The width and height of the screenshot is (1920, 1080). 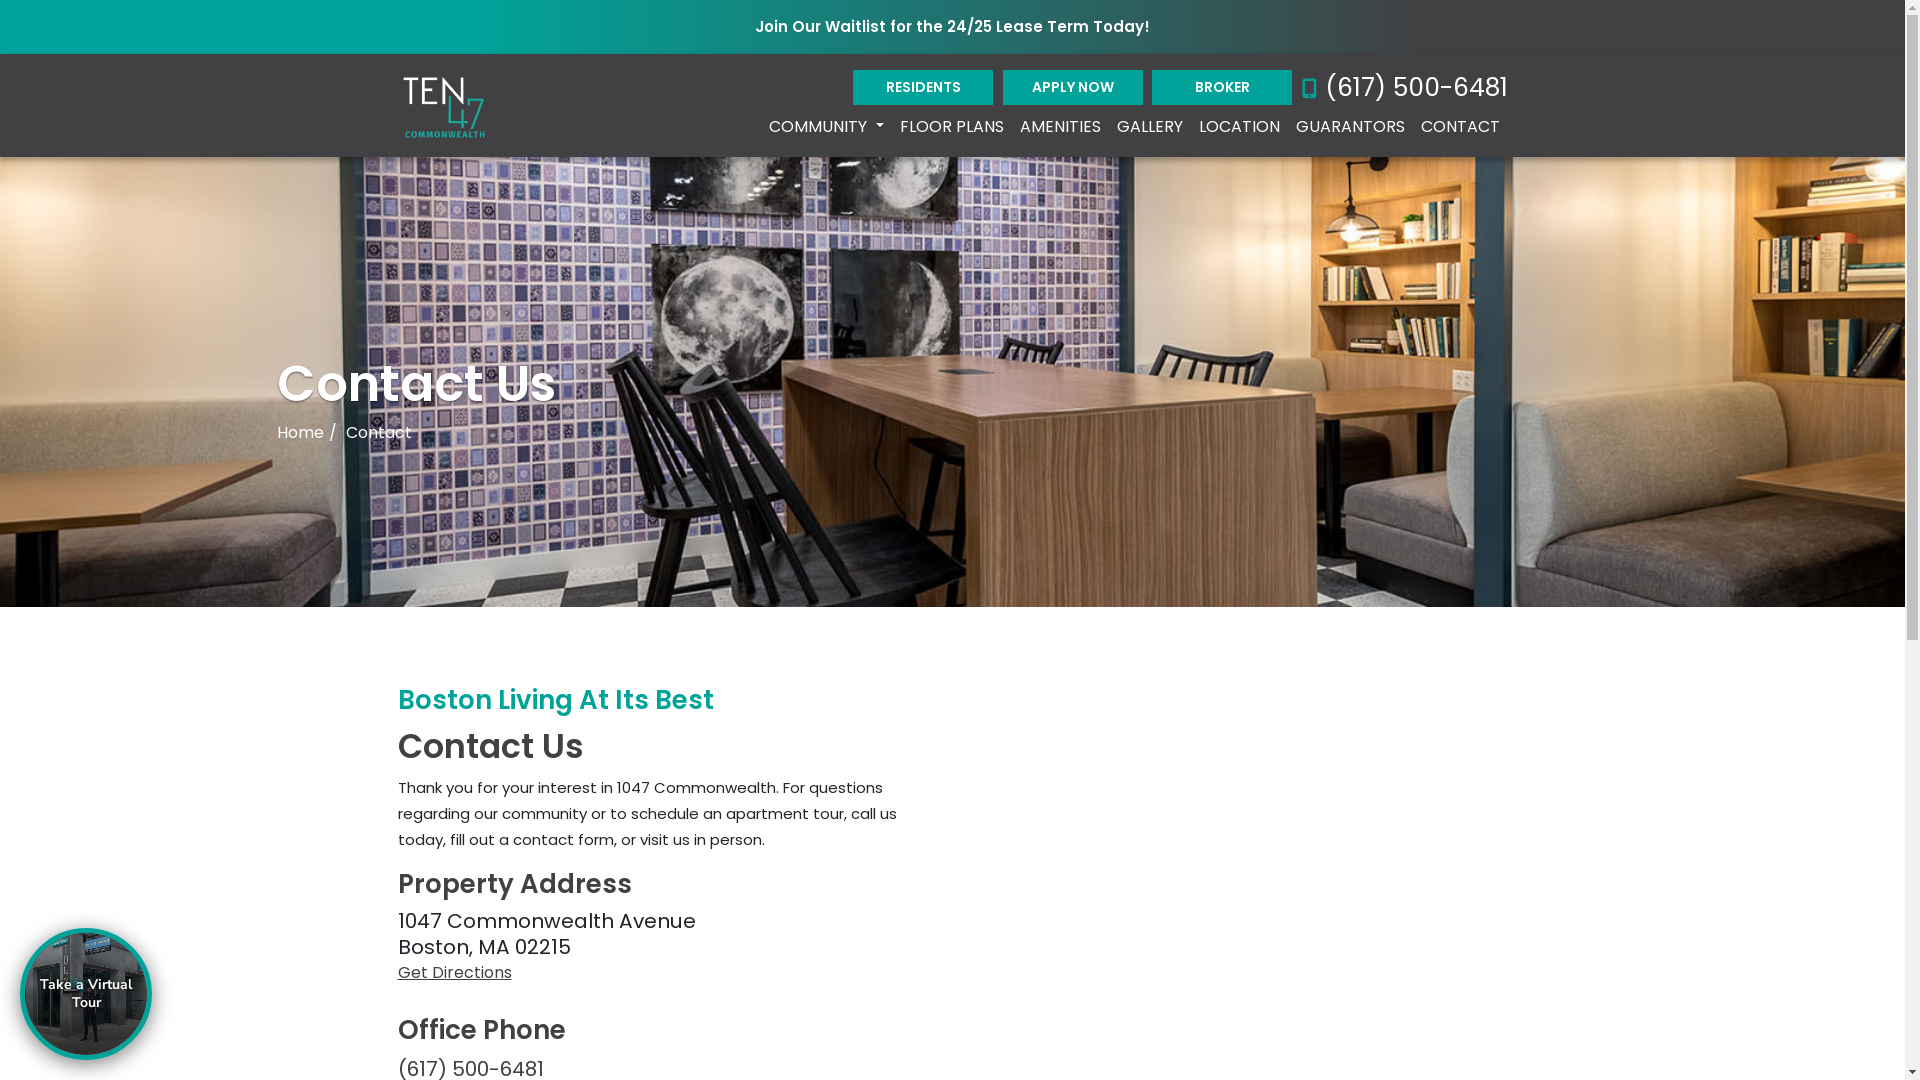 I want to click on 'CONTACT', so click(x=1459, y=126).